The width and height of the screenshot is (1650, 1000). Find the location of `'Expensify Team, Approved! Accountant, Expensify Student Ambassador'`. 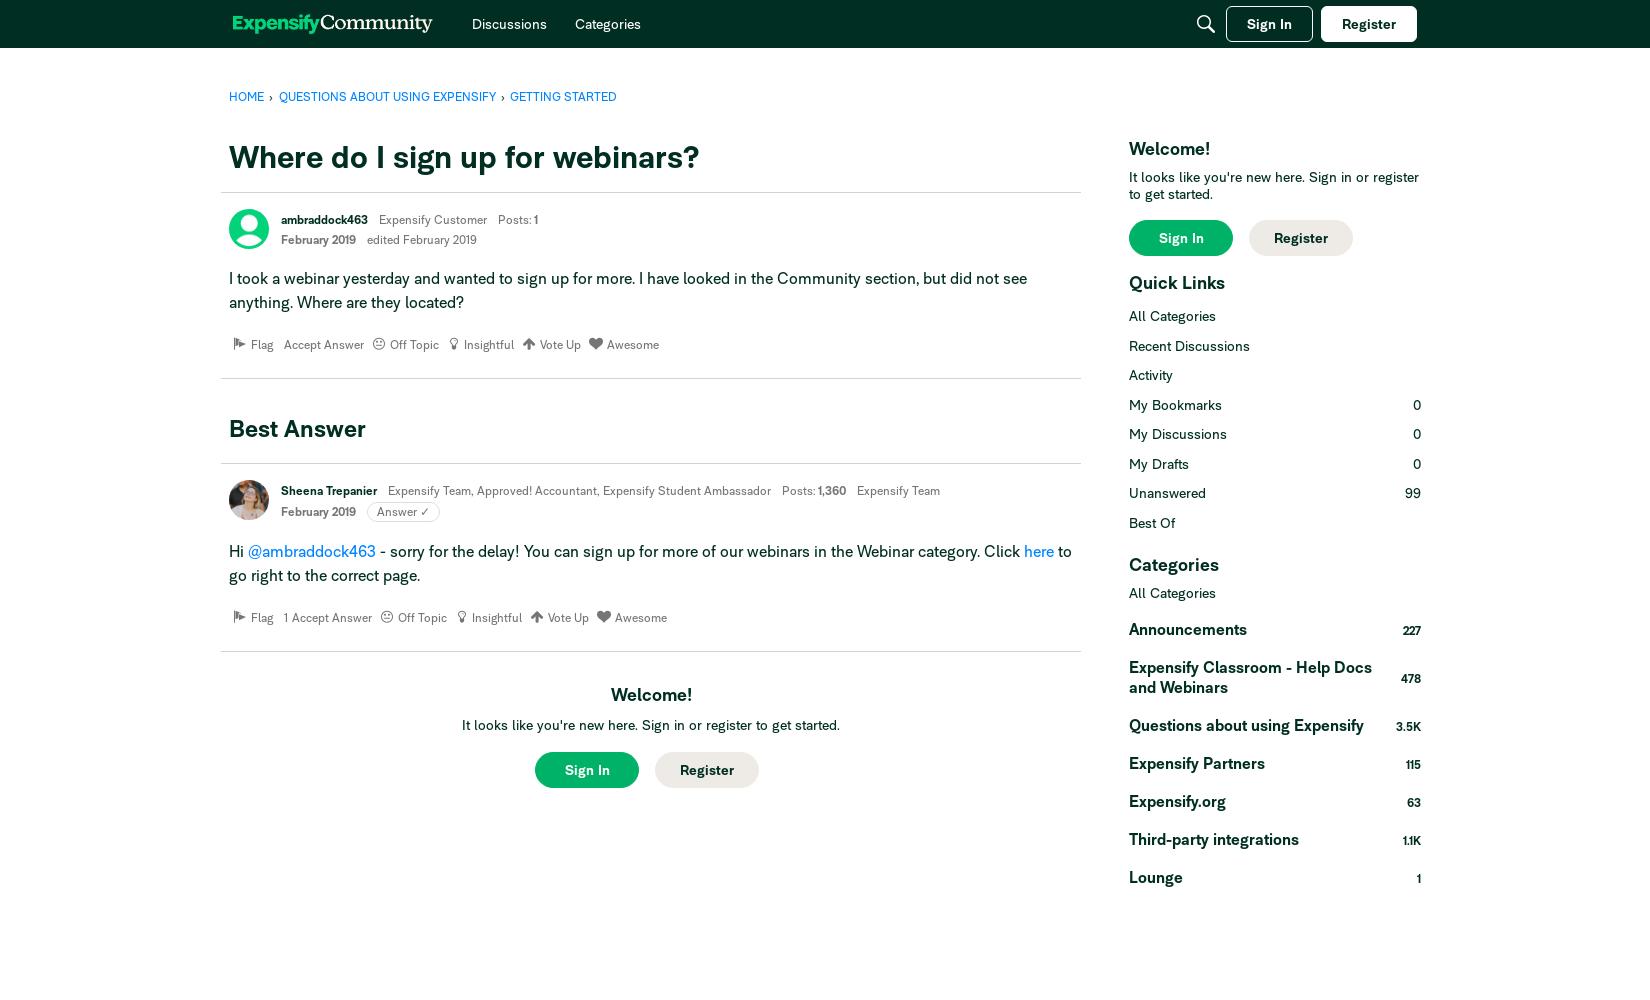

'Expensify Team, Approved! Accountant, Expensify Student Ambassador' is located at coordinates (578, 490).